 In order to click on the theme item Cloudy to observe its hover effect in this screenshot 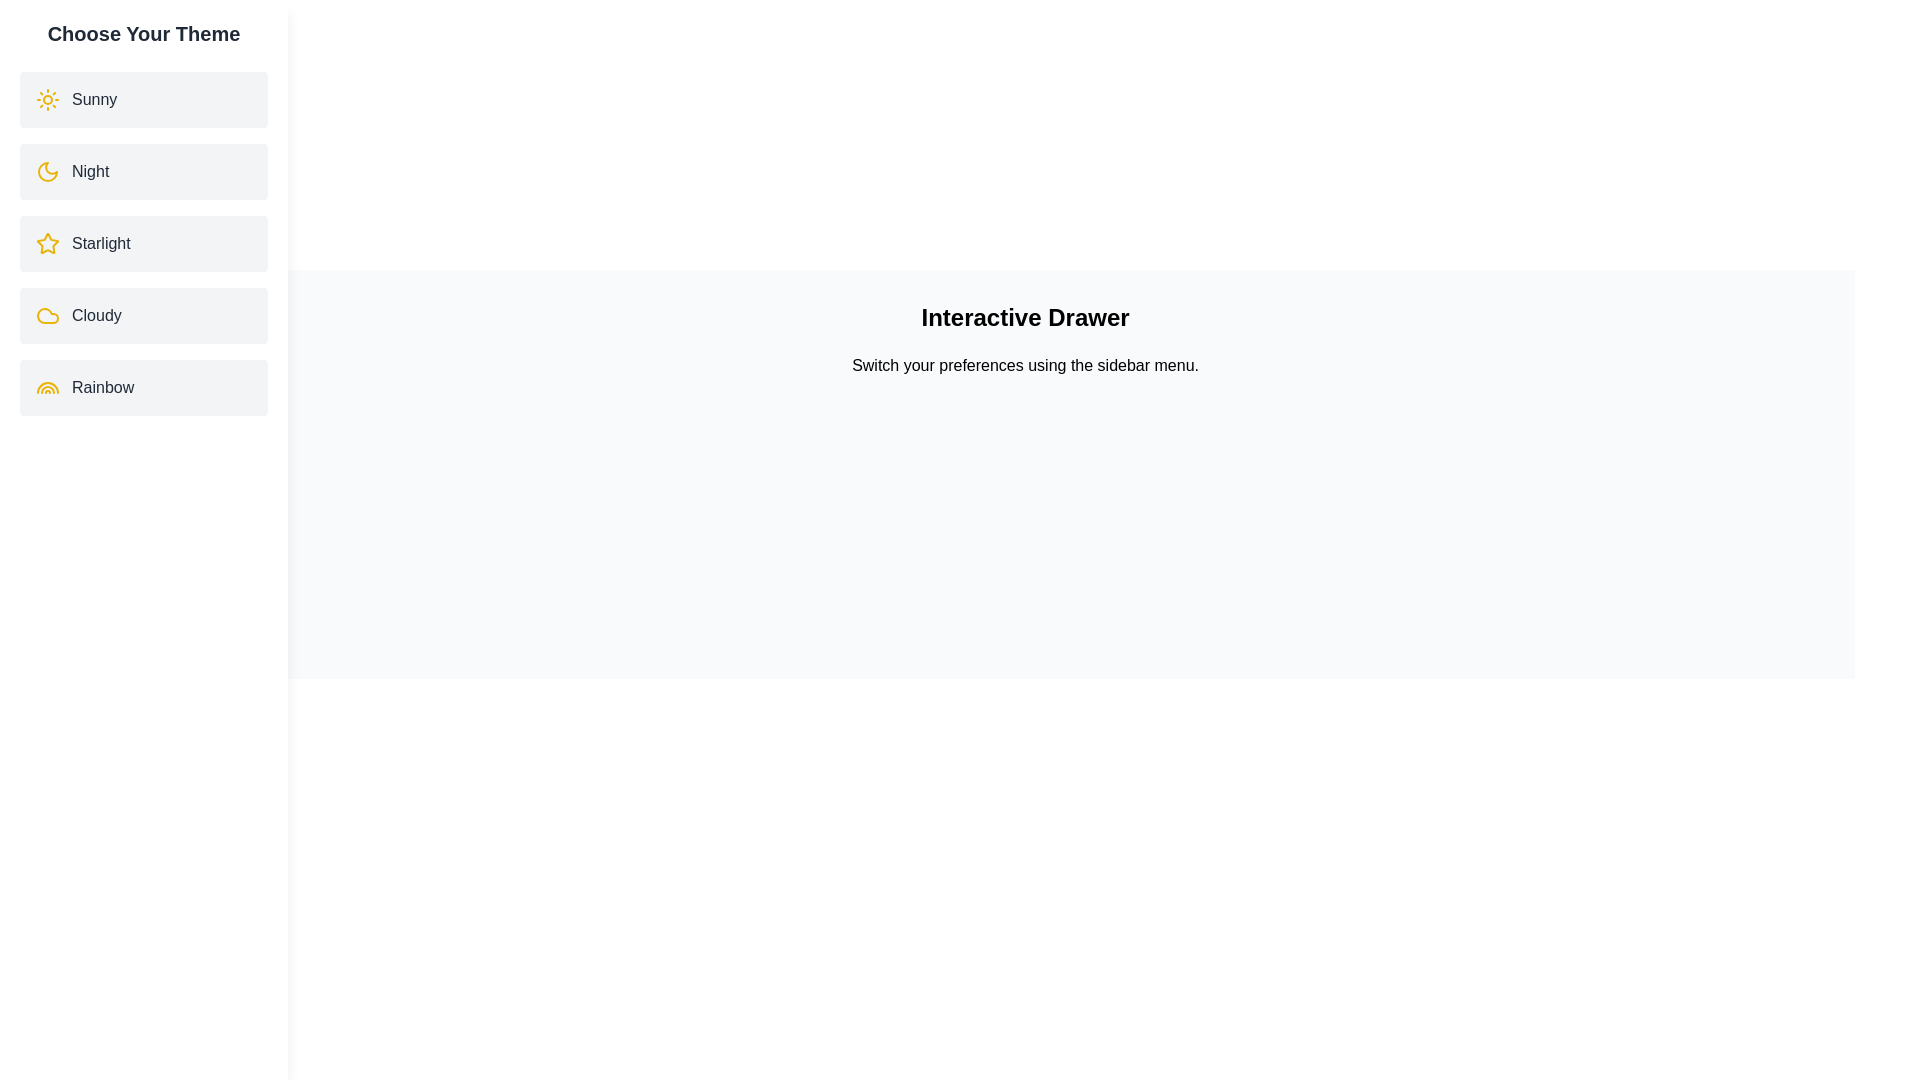, I will do `click(143, 315)`.